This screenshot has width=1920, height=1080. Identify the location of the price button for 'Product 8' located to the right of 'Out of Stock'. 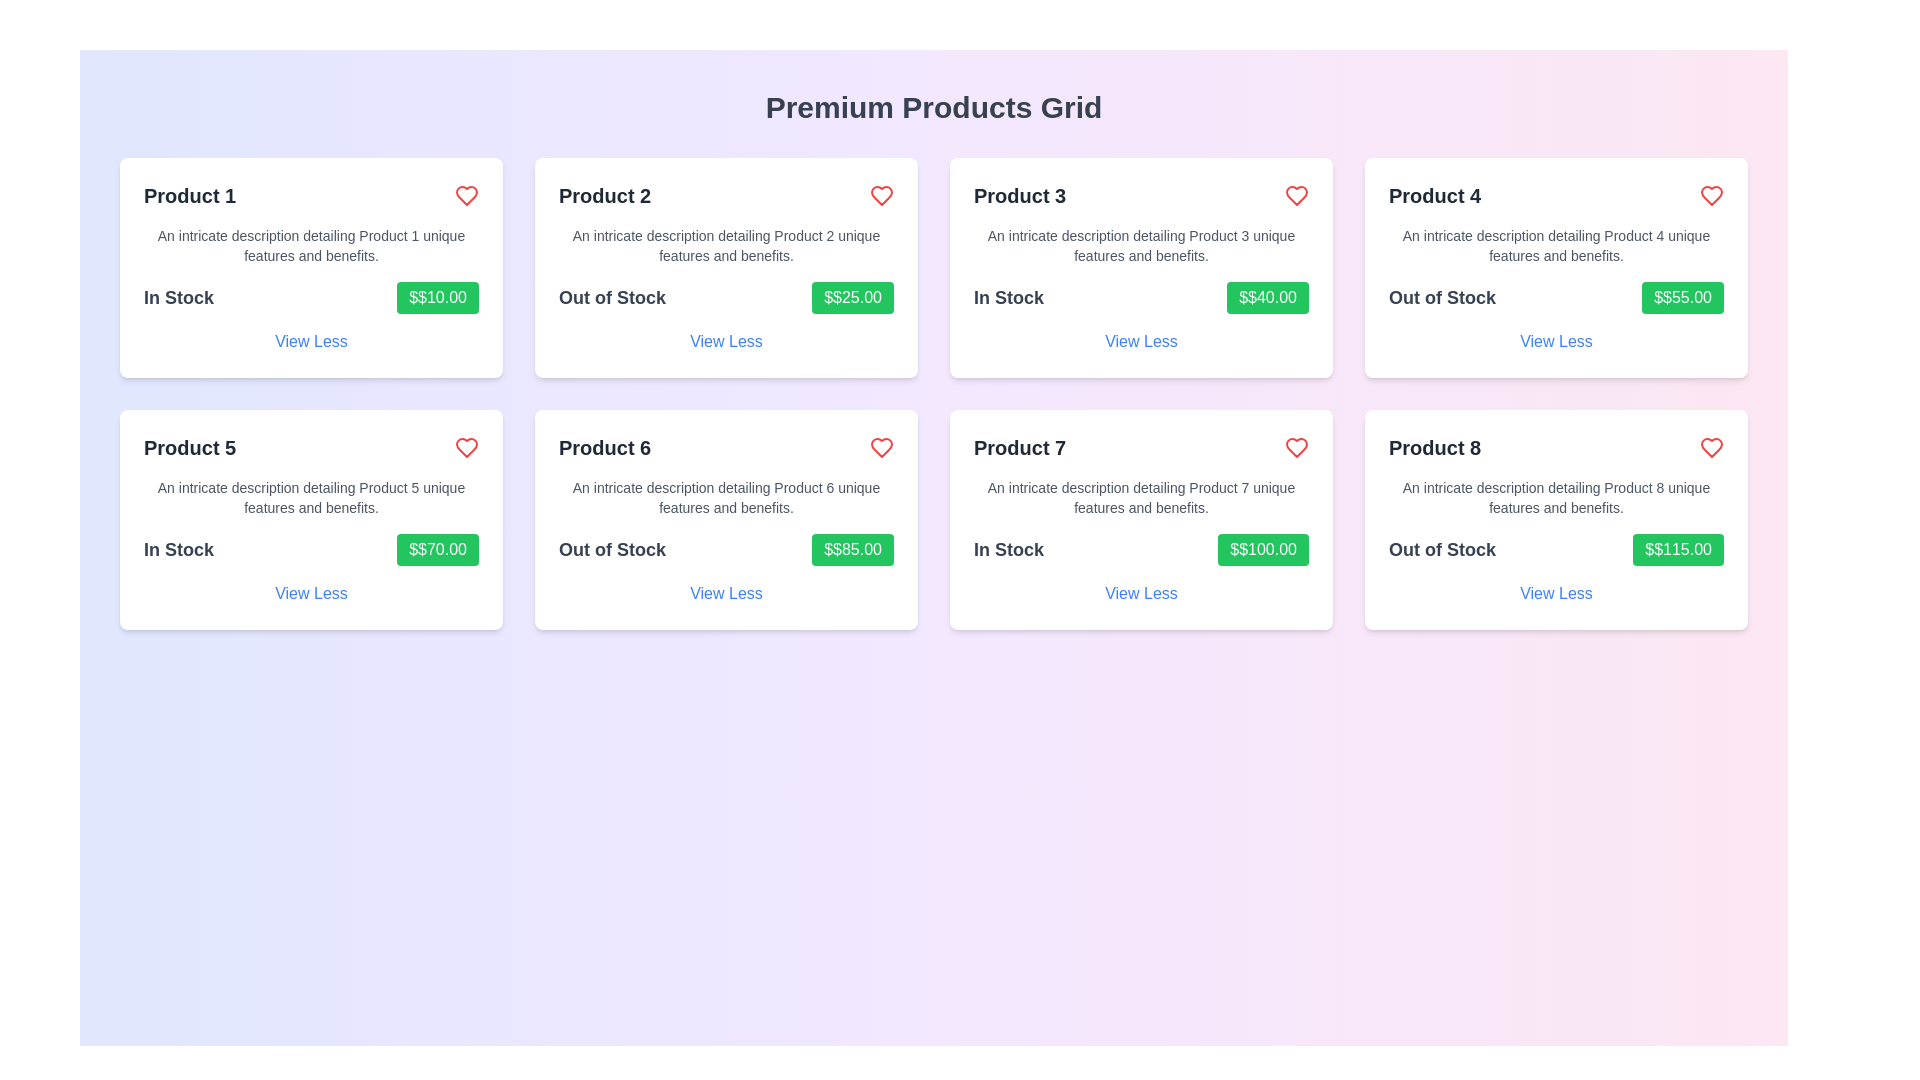
(1678, 550).